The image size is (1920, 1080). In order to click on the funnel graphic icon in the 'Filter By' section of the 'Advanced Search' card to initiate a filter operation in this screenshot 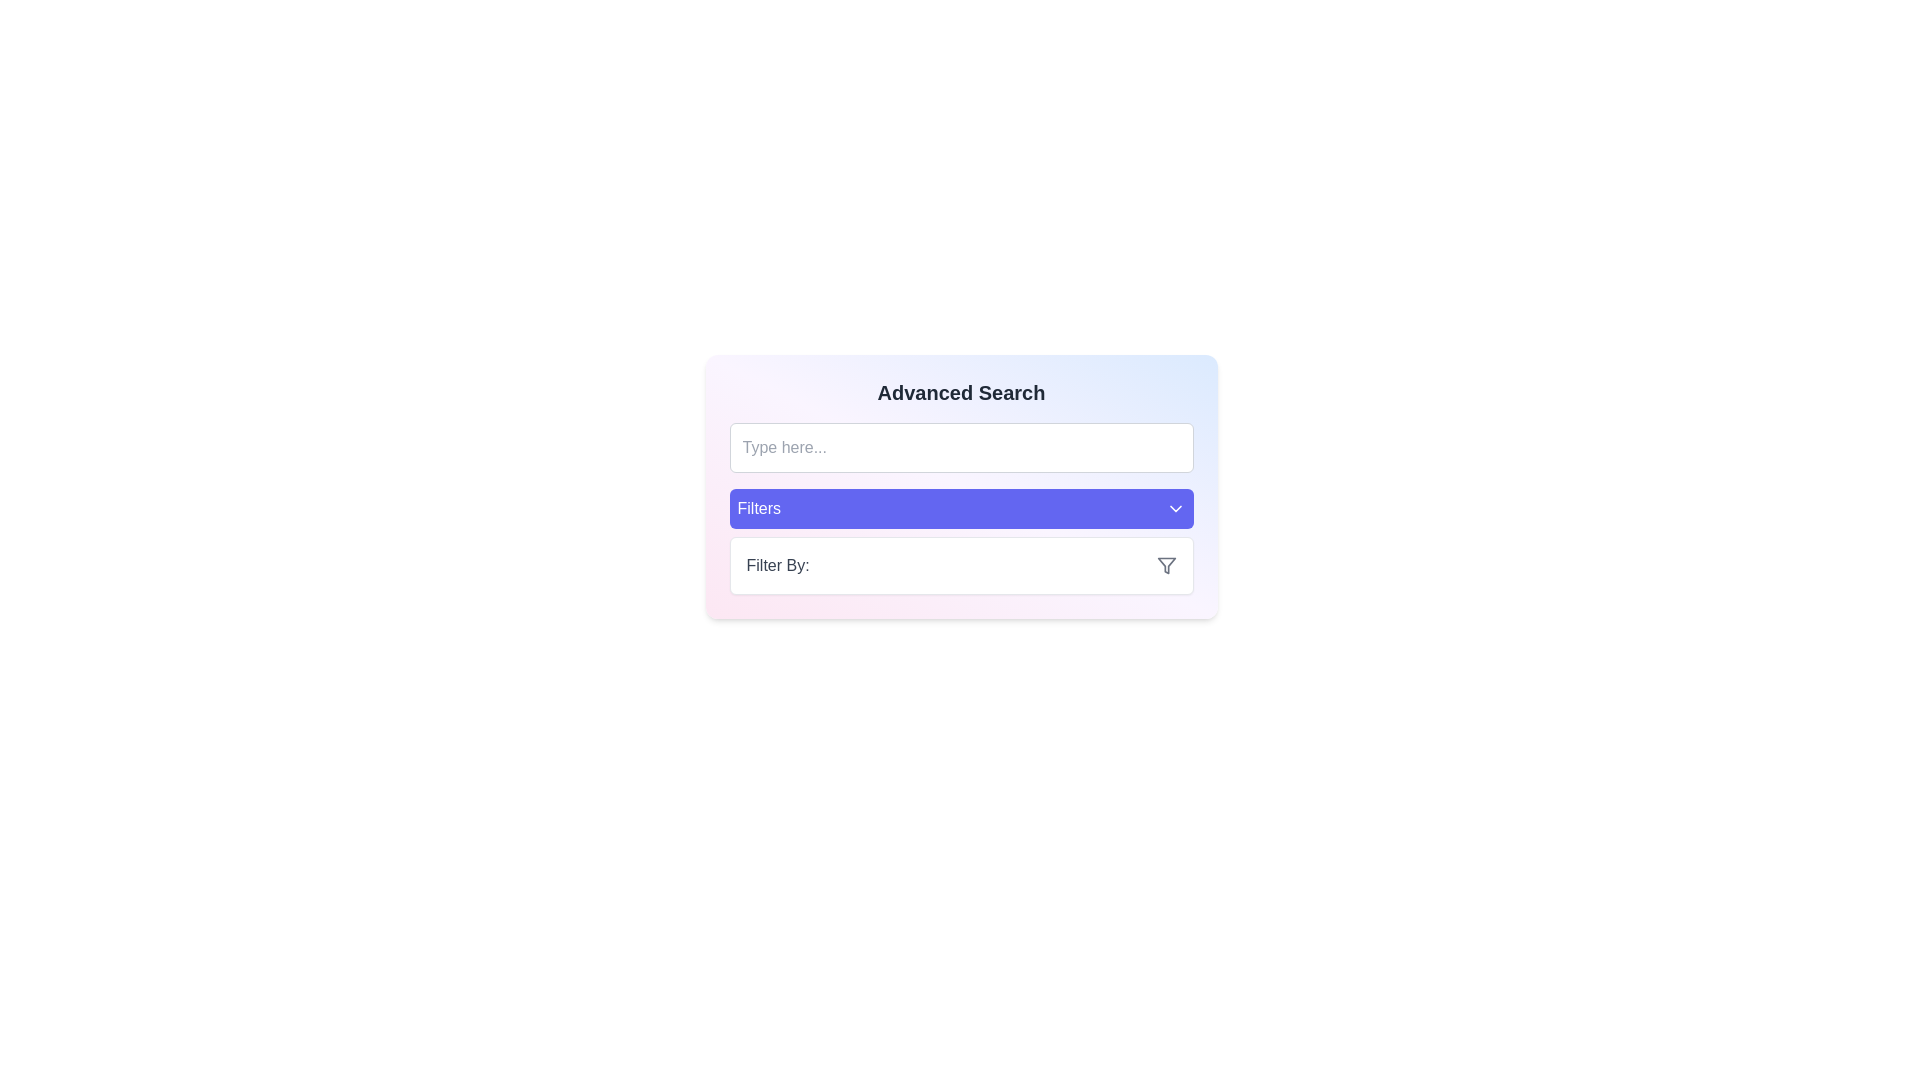, I will do `click(1166, 566)`.